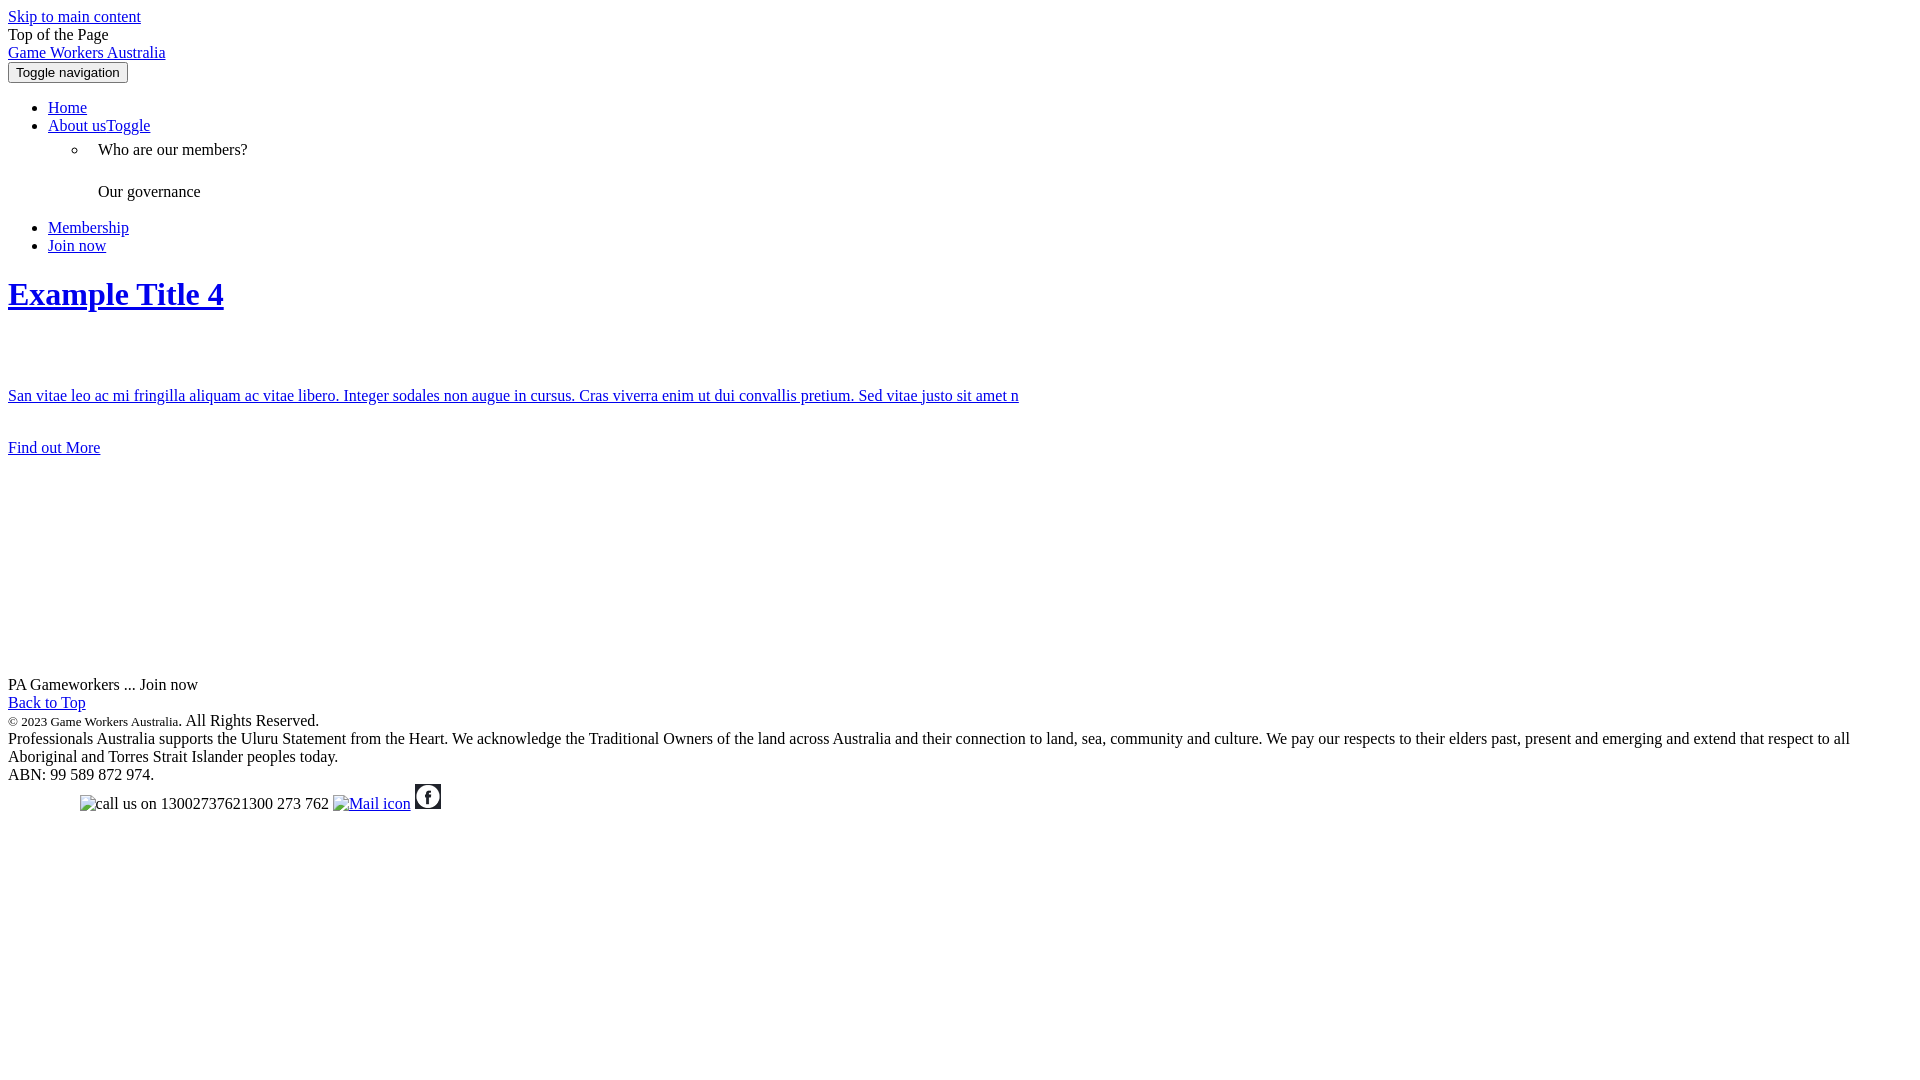 The image size is (1920, 1080). What do you see at coordinates (48, 107) in the screenshot?
I see `'Home'` at bounding box center [48, 107].